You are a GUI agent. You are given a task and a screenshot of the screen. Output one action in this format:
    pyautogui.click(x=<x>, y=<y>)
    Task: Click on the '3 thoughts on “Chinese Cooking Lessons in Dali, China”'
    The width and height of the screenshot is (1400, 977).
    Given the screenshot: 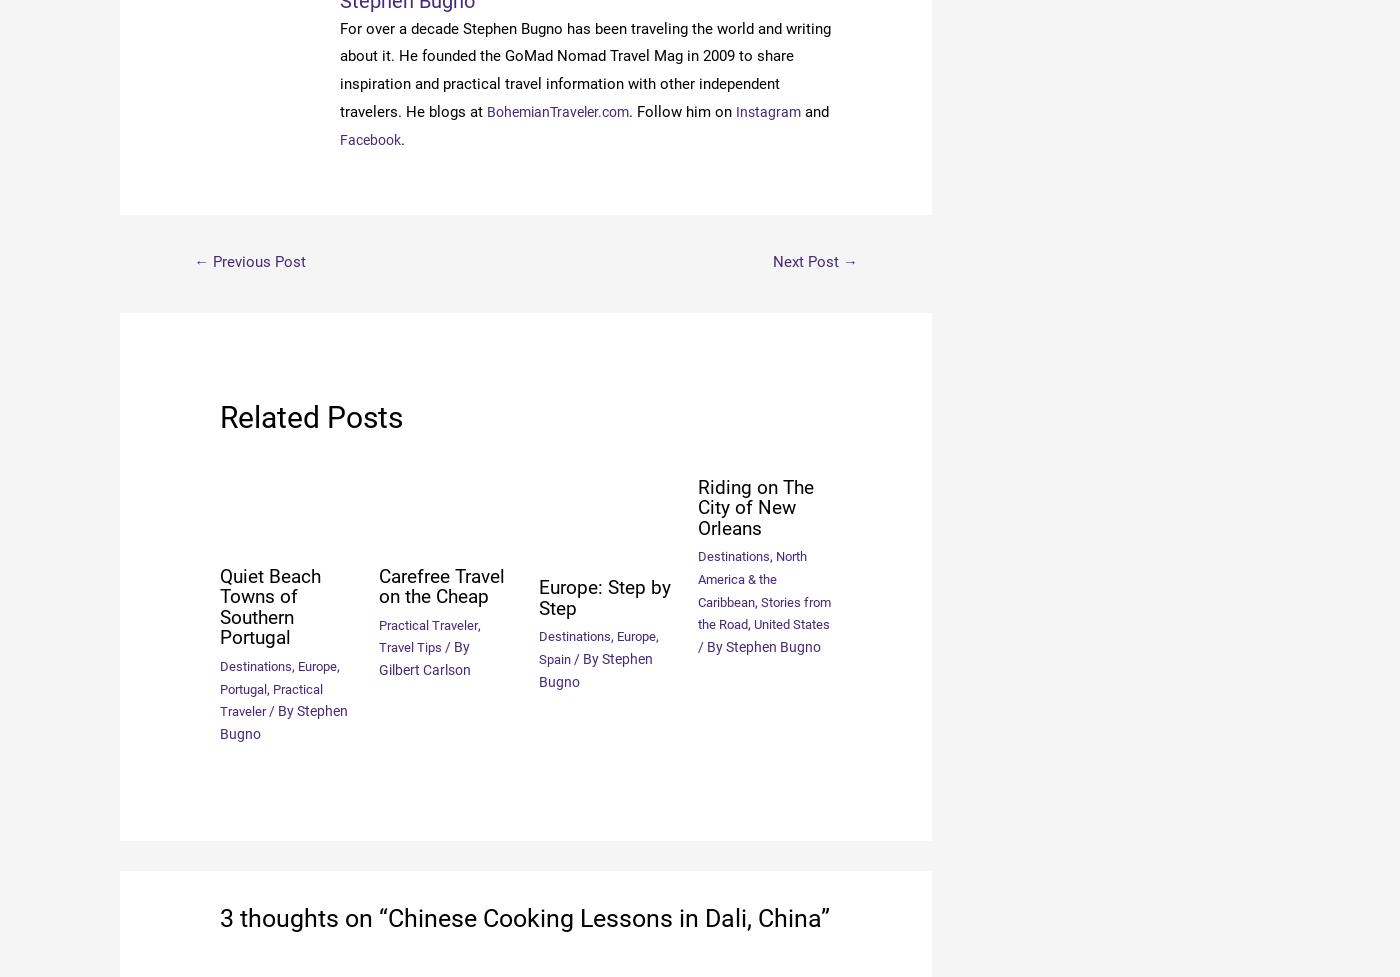 What is the action you would take?
    pyautogui.click(x=524, y=916)
    